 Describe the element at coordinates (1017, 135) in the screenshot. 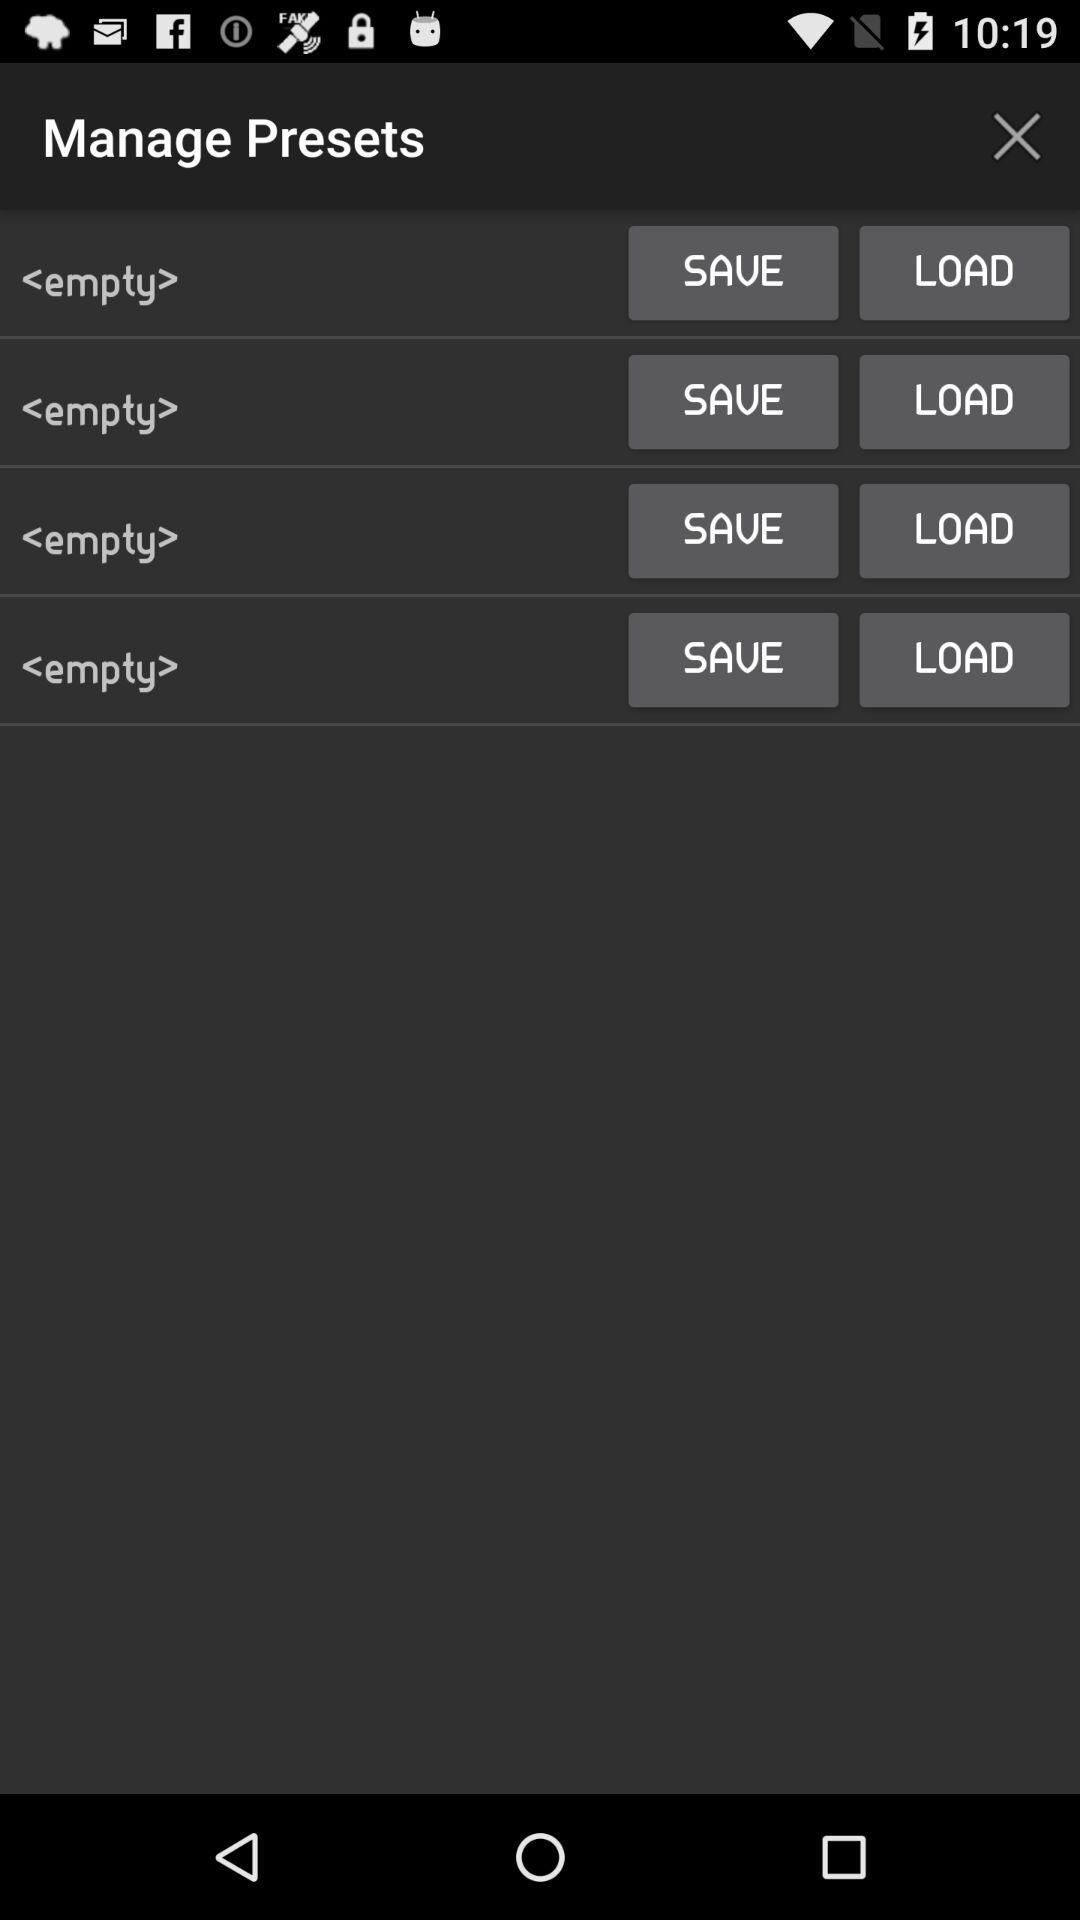

I see `the icon to the right of the save button` at that location.